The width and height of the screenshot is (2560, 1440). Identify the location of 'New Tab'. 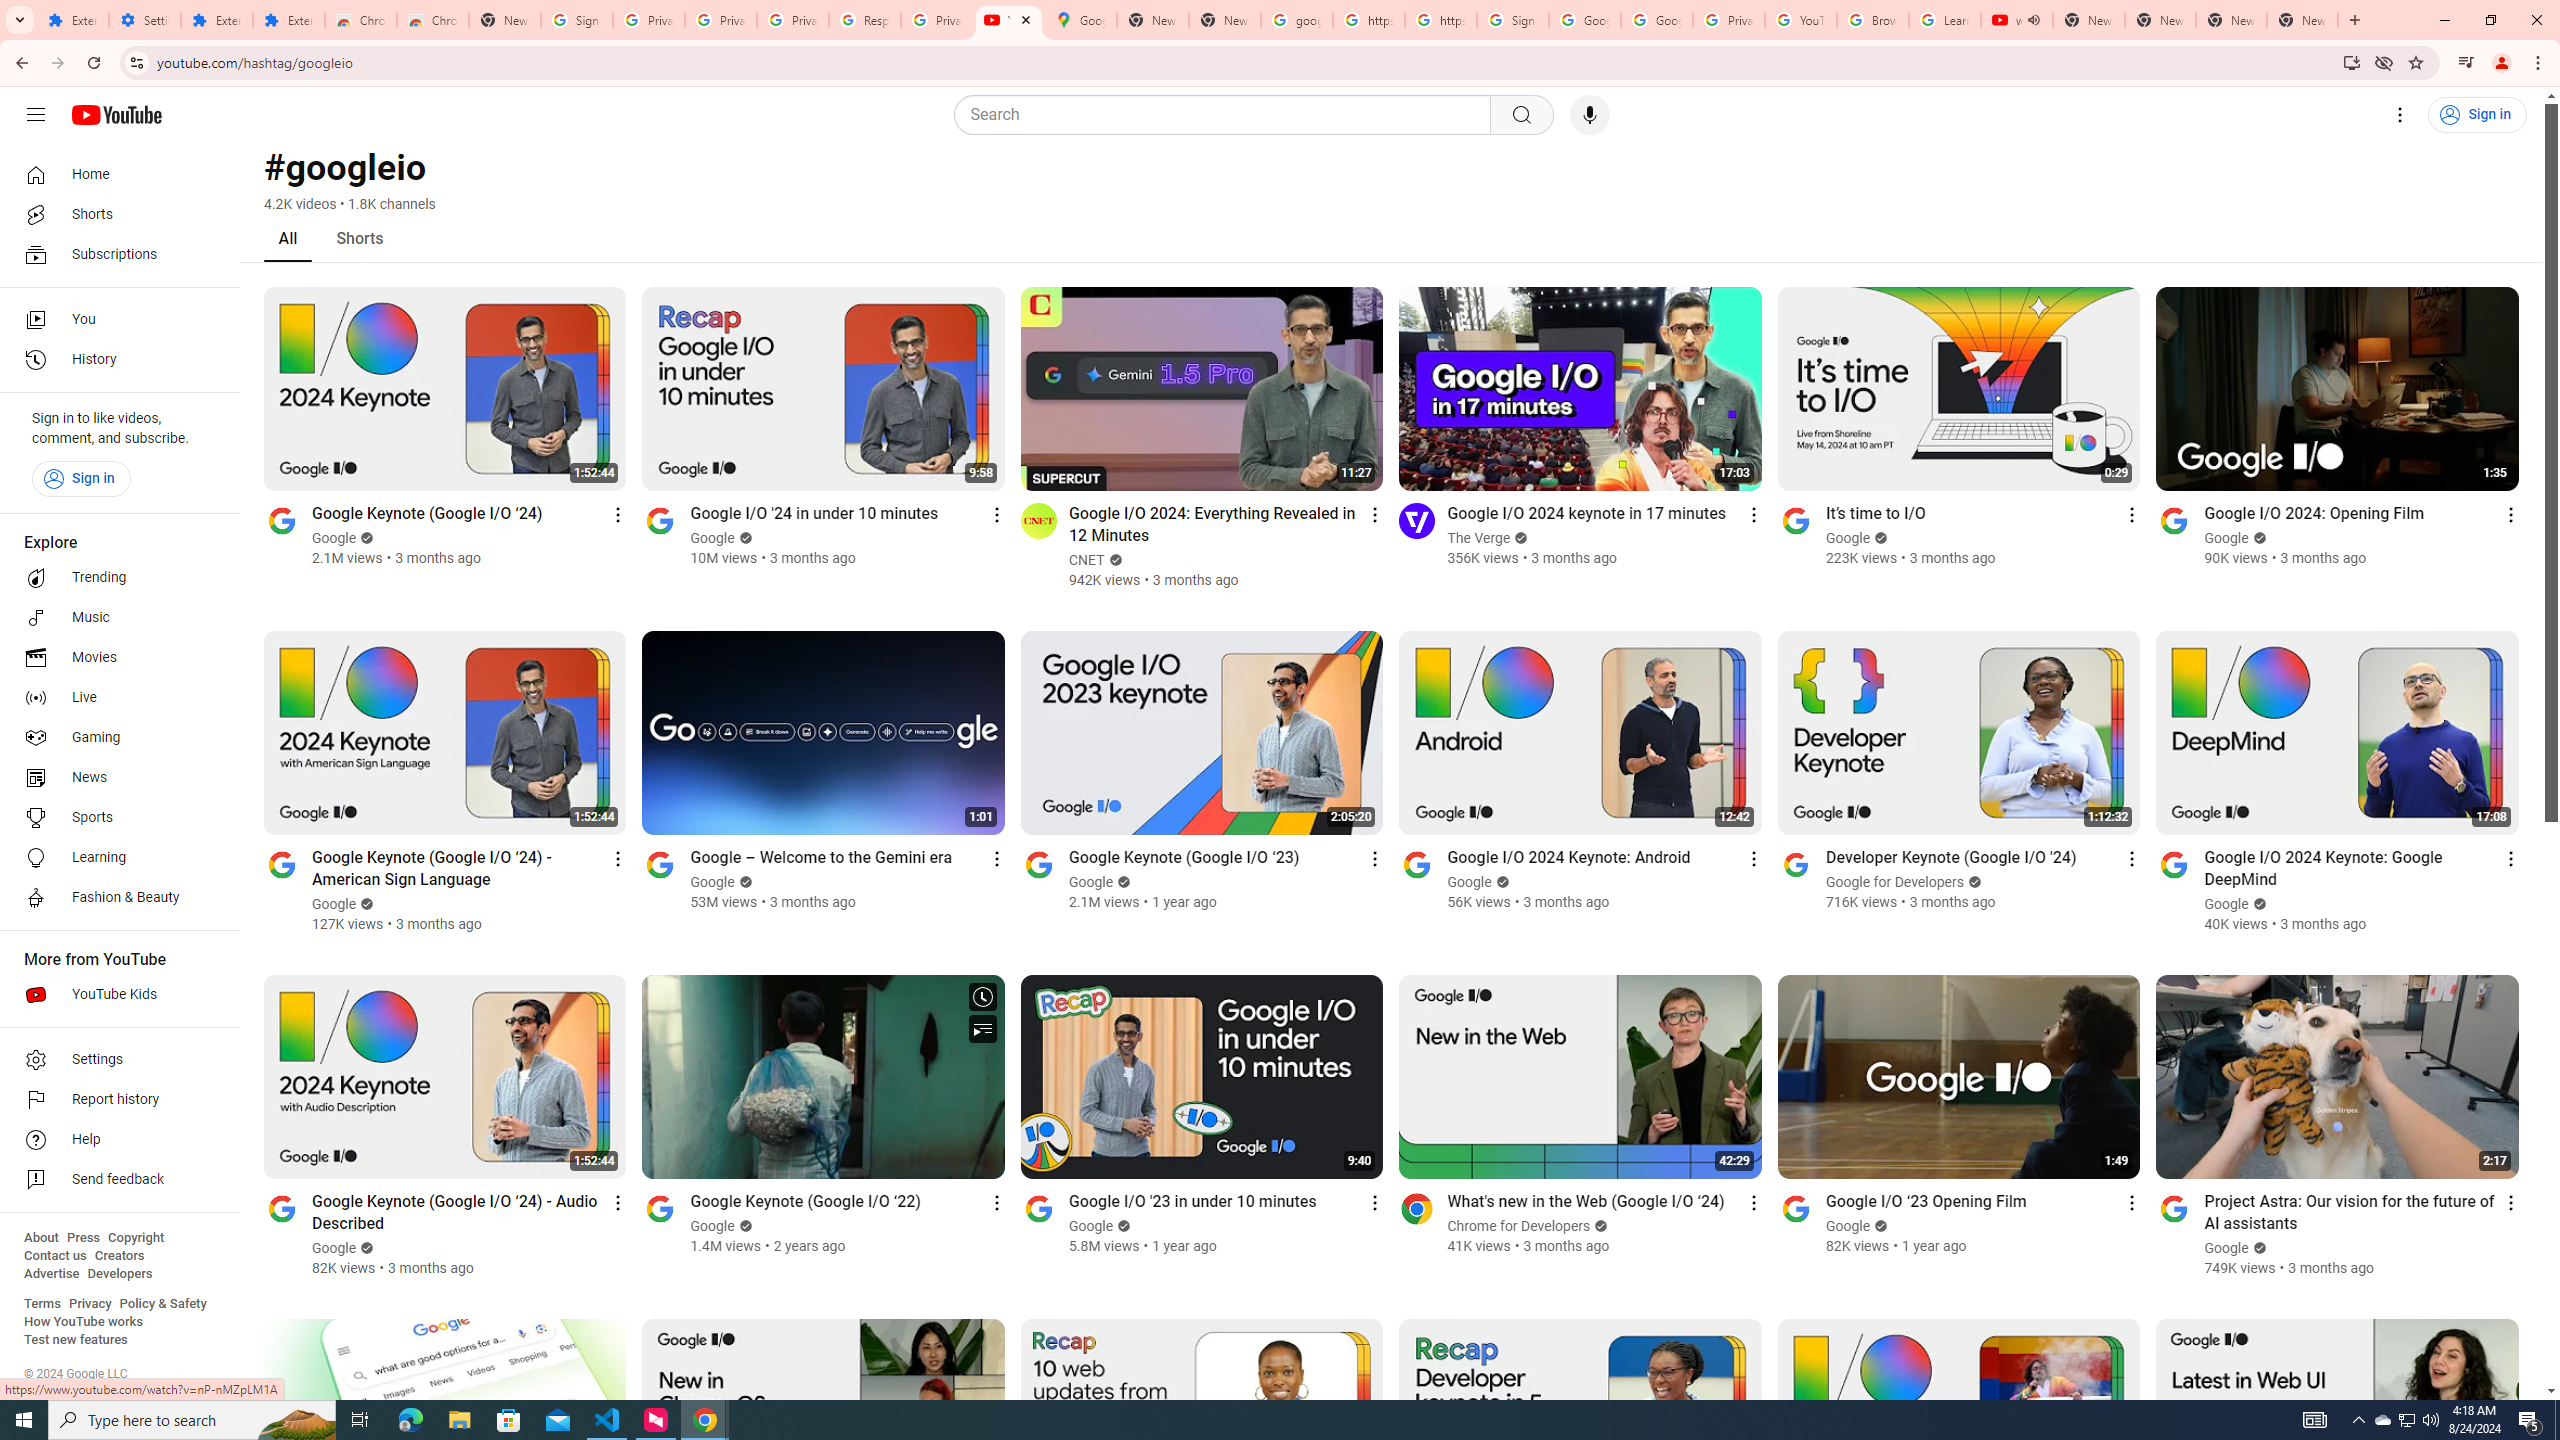
(2302, 19).